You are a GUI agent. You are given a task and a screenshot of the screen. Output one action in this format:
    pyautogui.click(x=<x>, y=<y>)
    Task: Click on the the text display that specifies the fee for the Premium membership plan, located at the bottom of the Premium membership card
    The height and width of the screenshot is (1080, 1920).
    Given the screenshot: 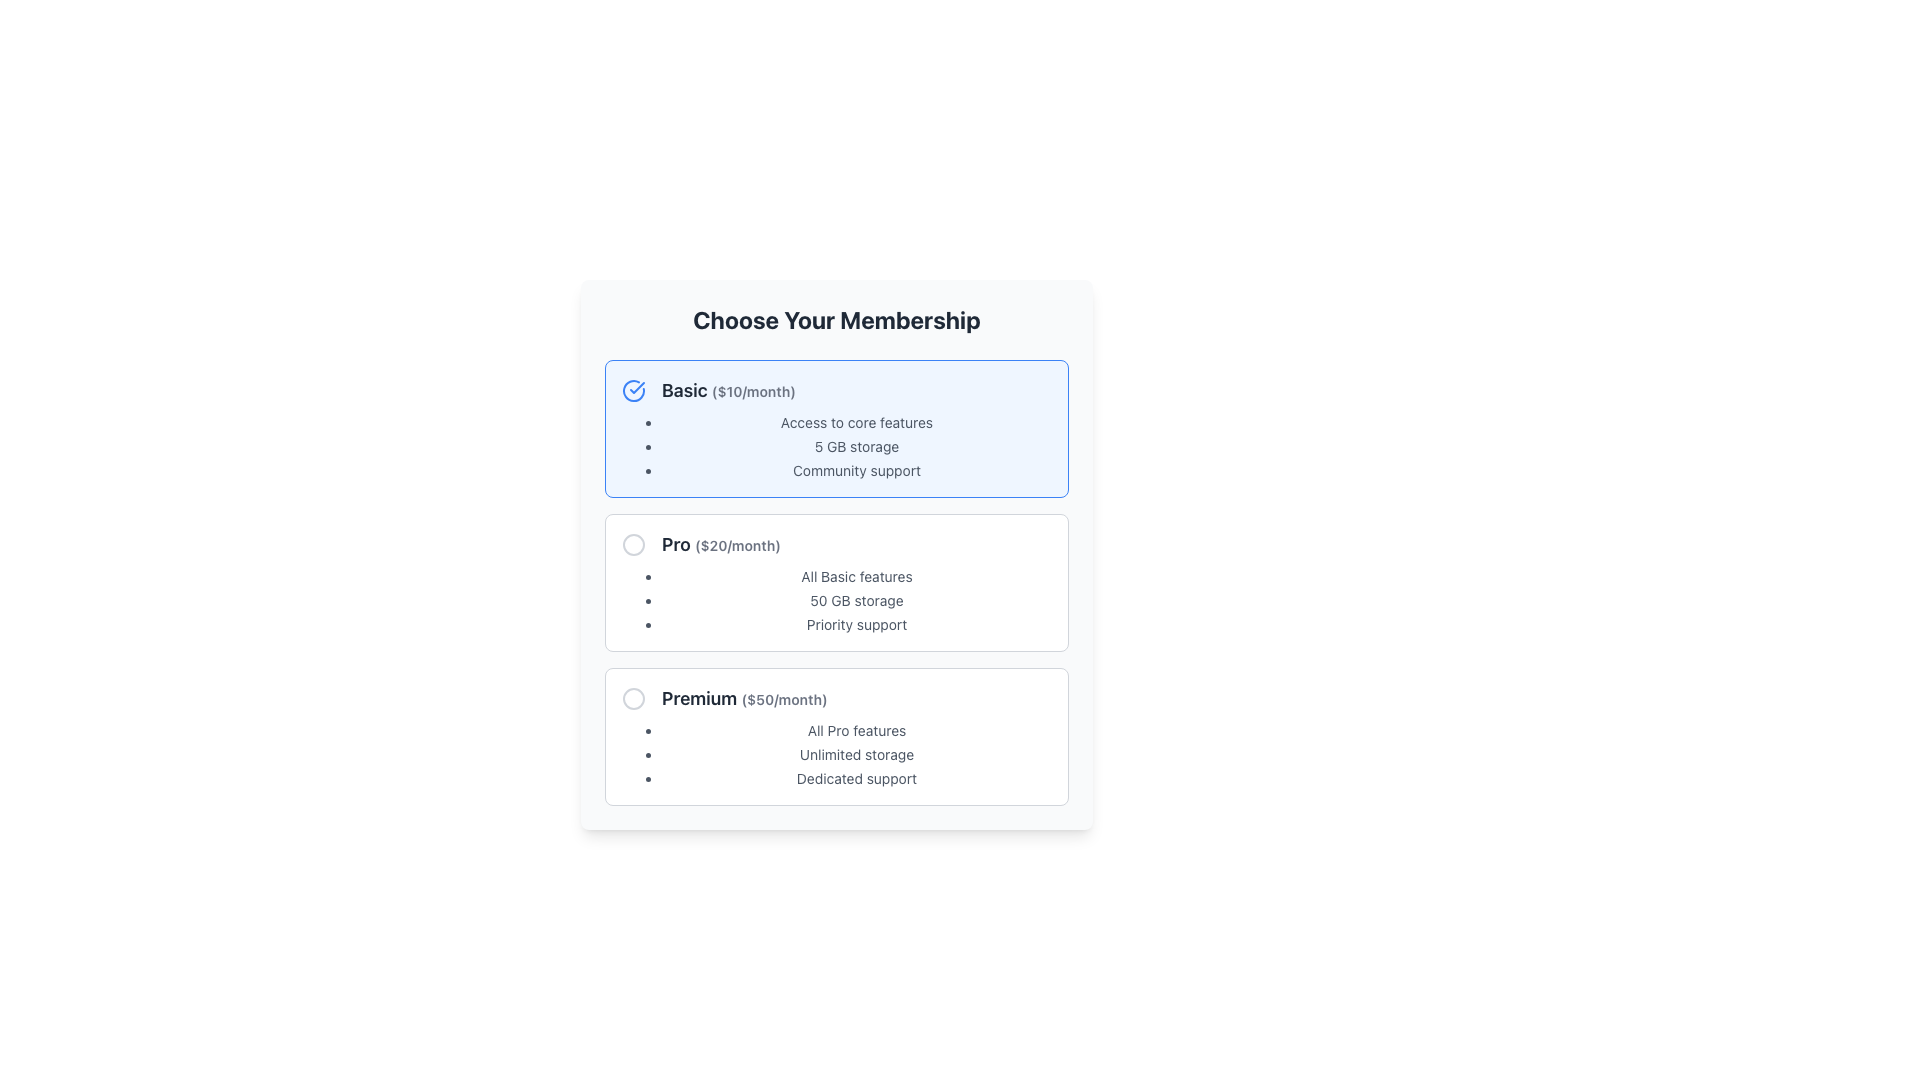 What is the action you would take?
    pyautogui.click(x=783, y=698)
    